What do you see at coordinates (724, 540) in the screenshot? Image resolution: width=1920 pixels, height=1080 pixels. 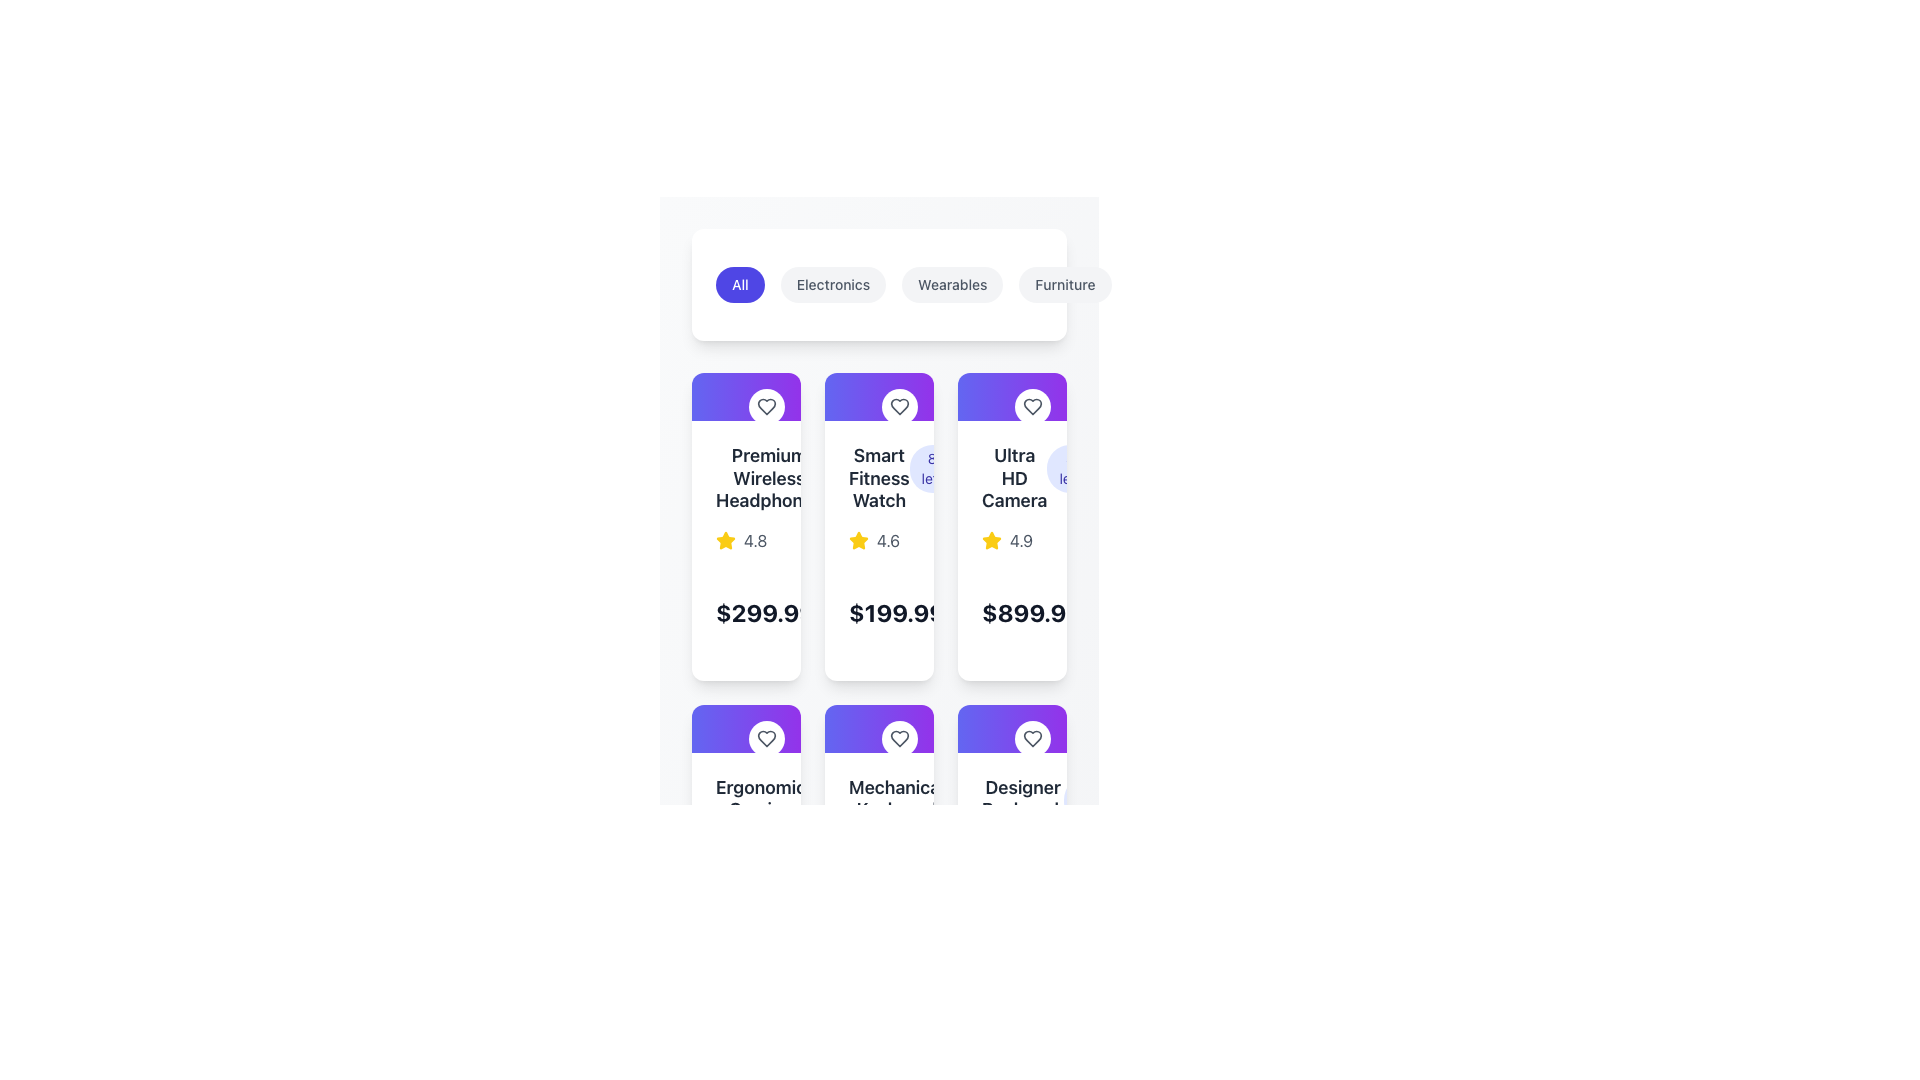 I see `the yellow star-shaped icon representing a rating located centrally within the third product card under the title 'Ultra HD Camera'` at bounding box center [724, 540].